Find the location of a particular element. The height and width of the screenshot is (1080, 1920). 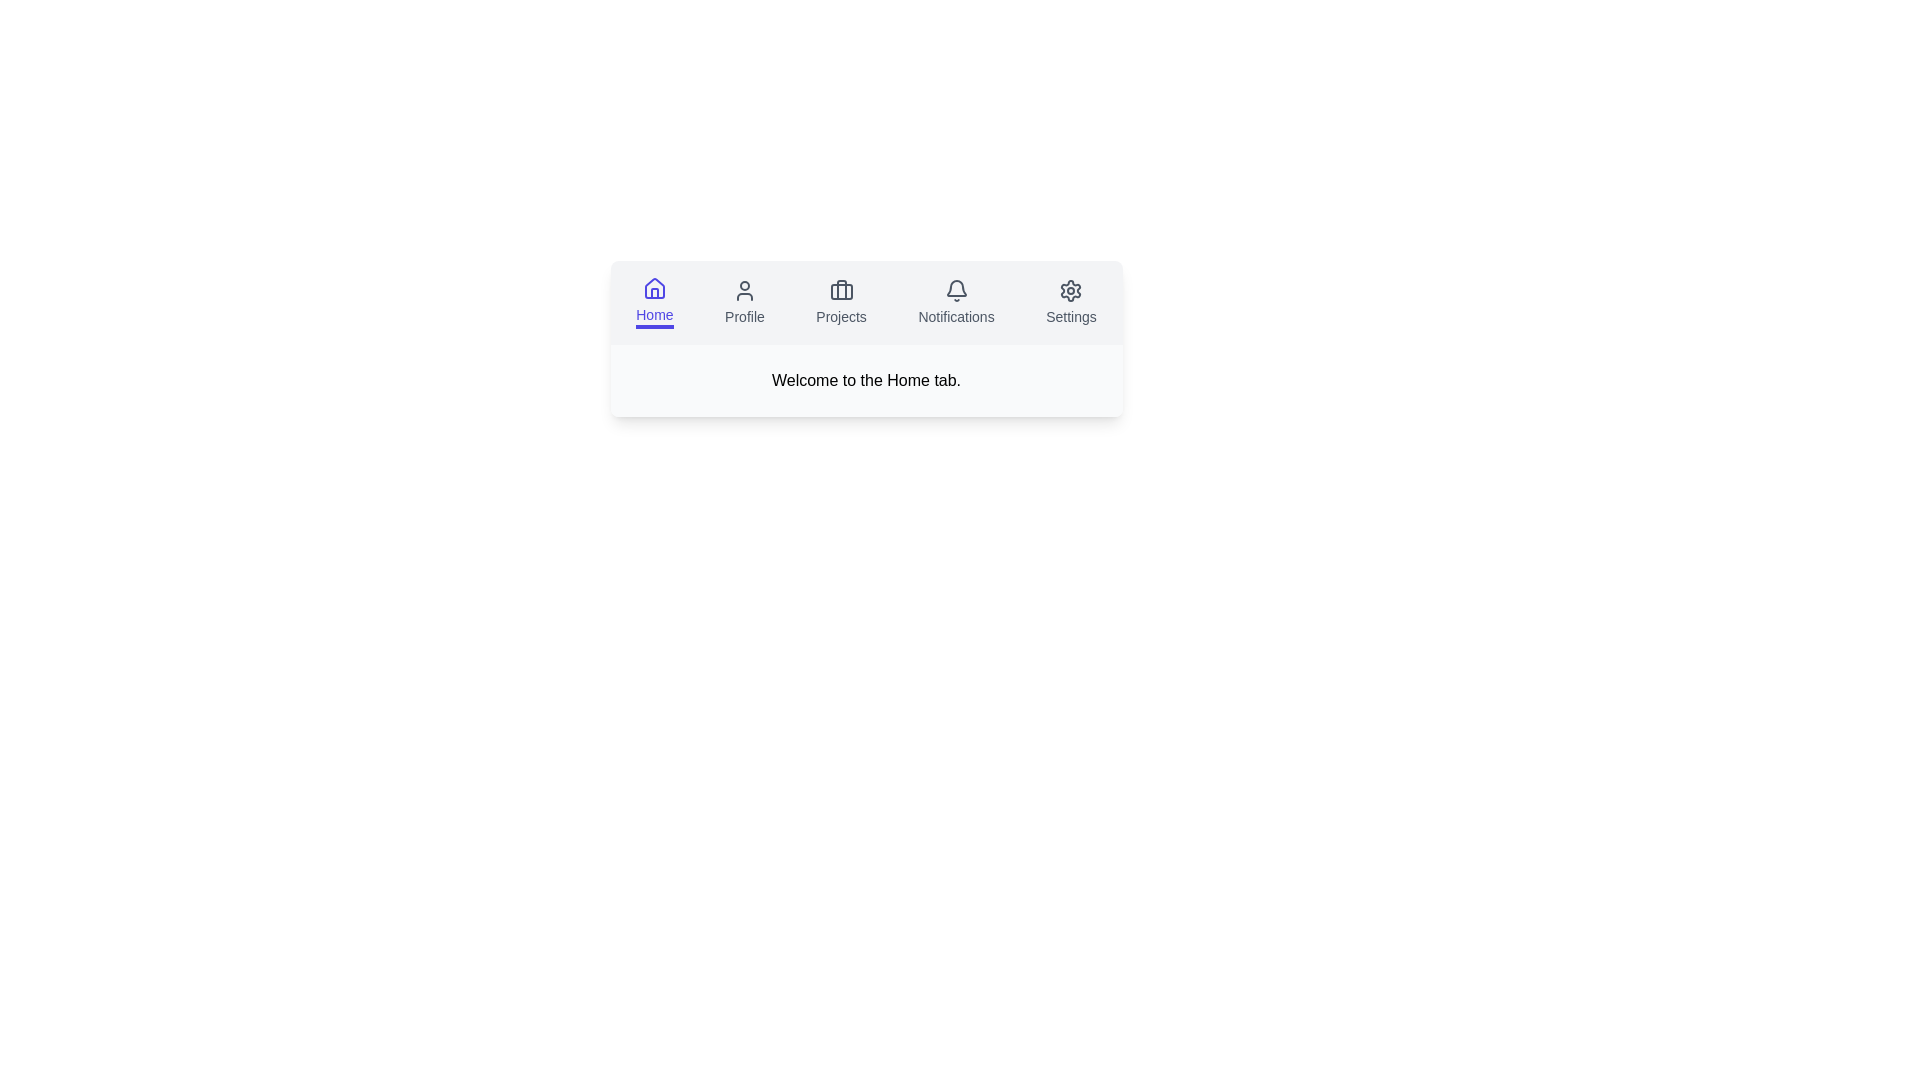

the 'Notifications' icon, represented by a bell, located in the horizontal navigation bar is located at coordinates (955, 290).